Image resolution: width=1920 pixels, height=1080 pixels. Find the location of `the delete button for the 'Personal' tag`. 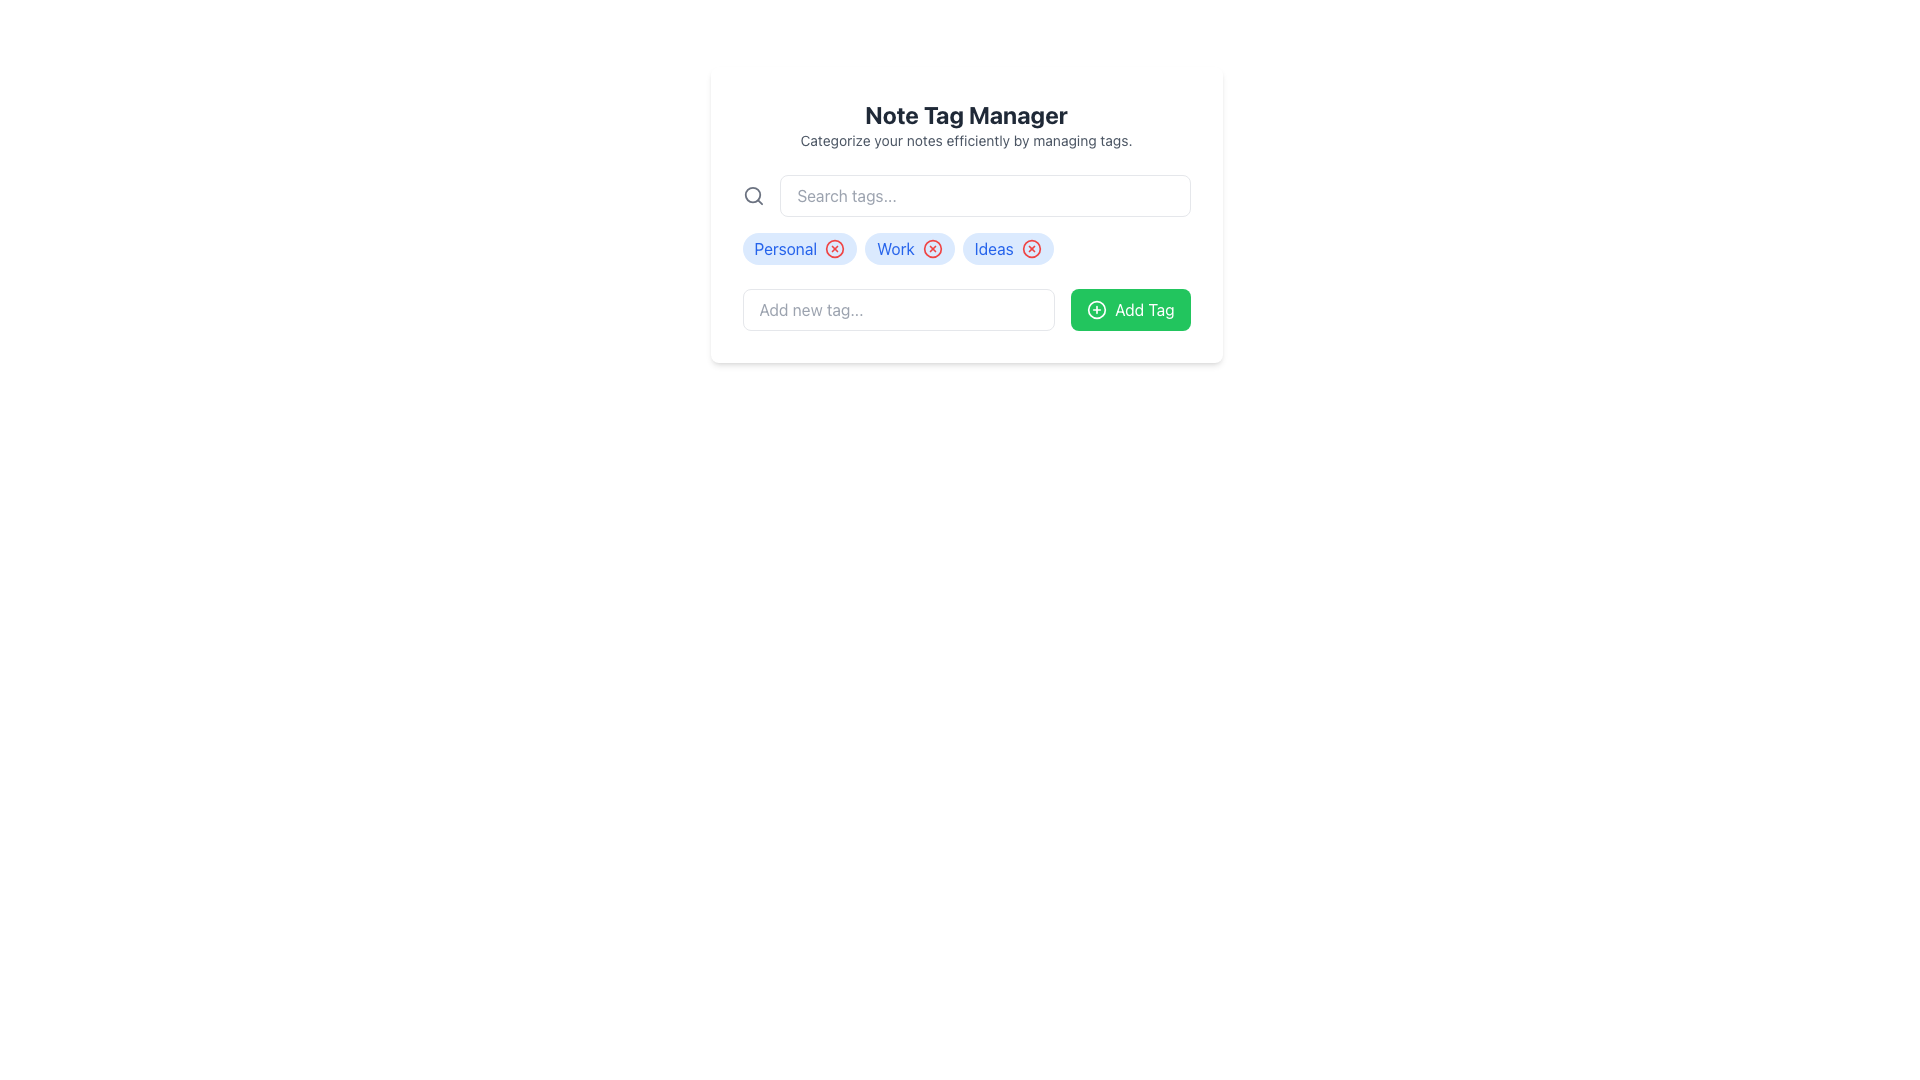

the delete button for the 'Personal' tag is located at coordinates (835, 248).